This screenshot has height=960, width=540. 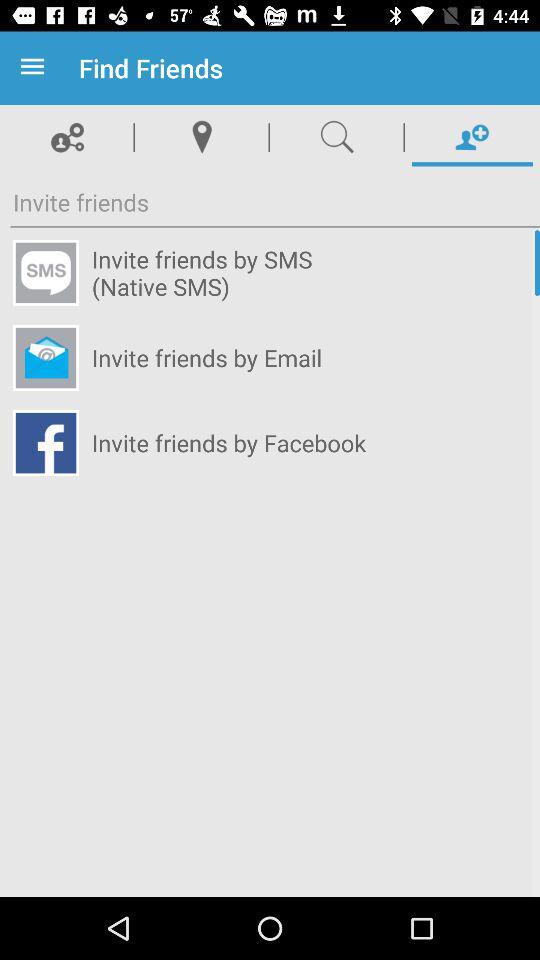 What do you see at coordinates (202, 136) in the screenshot?
I see `location icon beside search icon` at bounding box center [202, 136].